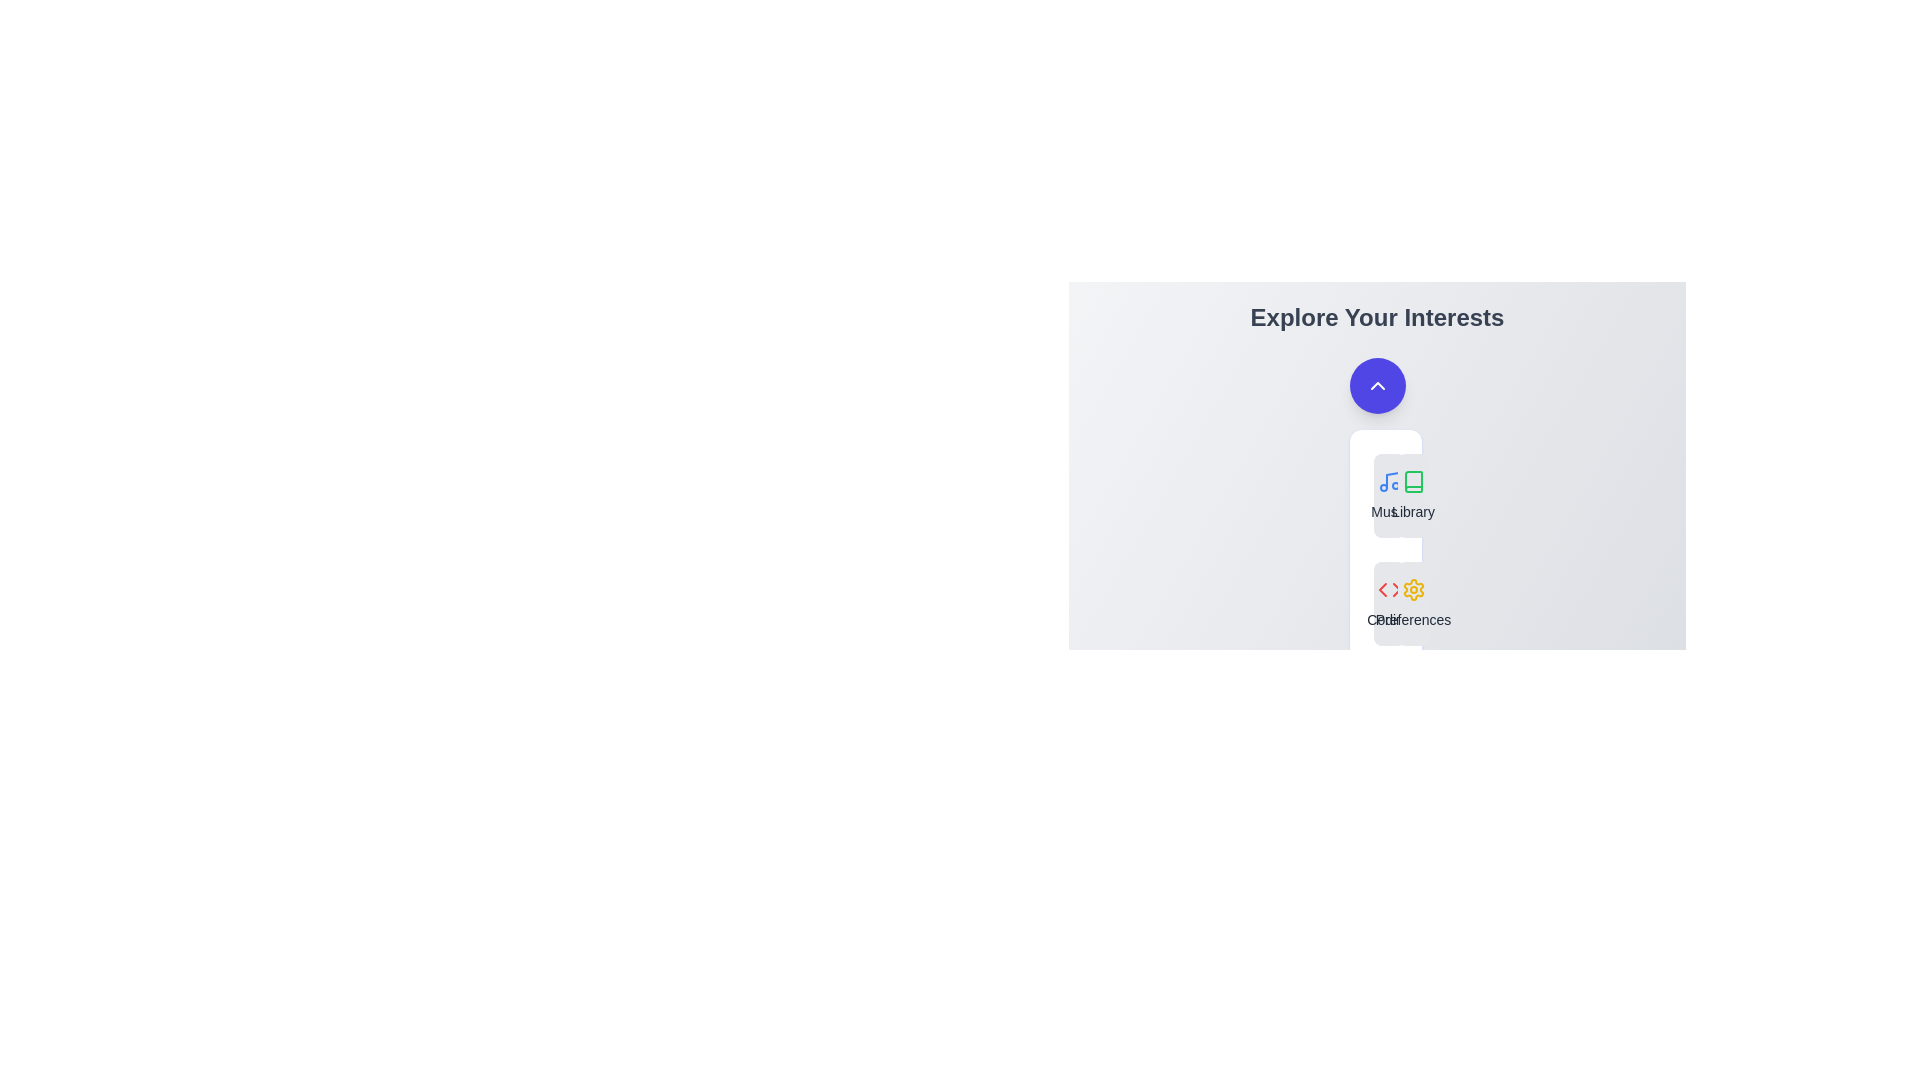 This screenshot has width=1920, height=1080. What do you see at coordinates (1376, 385) in the screenshot?
I see `chevron button to toggle the menu visibility` at bounding box center [1376, 385].